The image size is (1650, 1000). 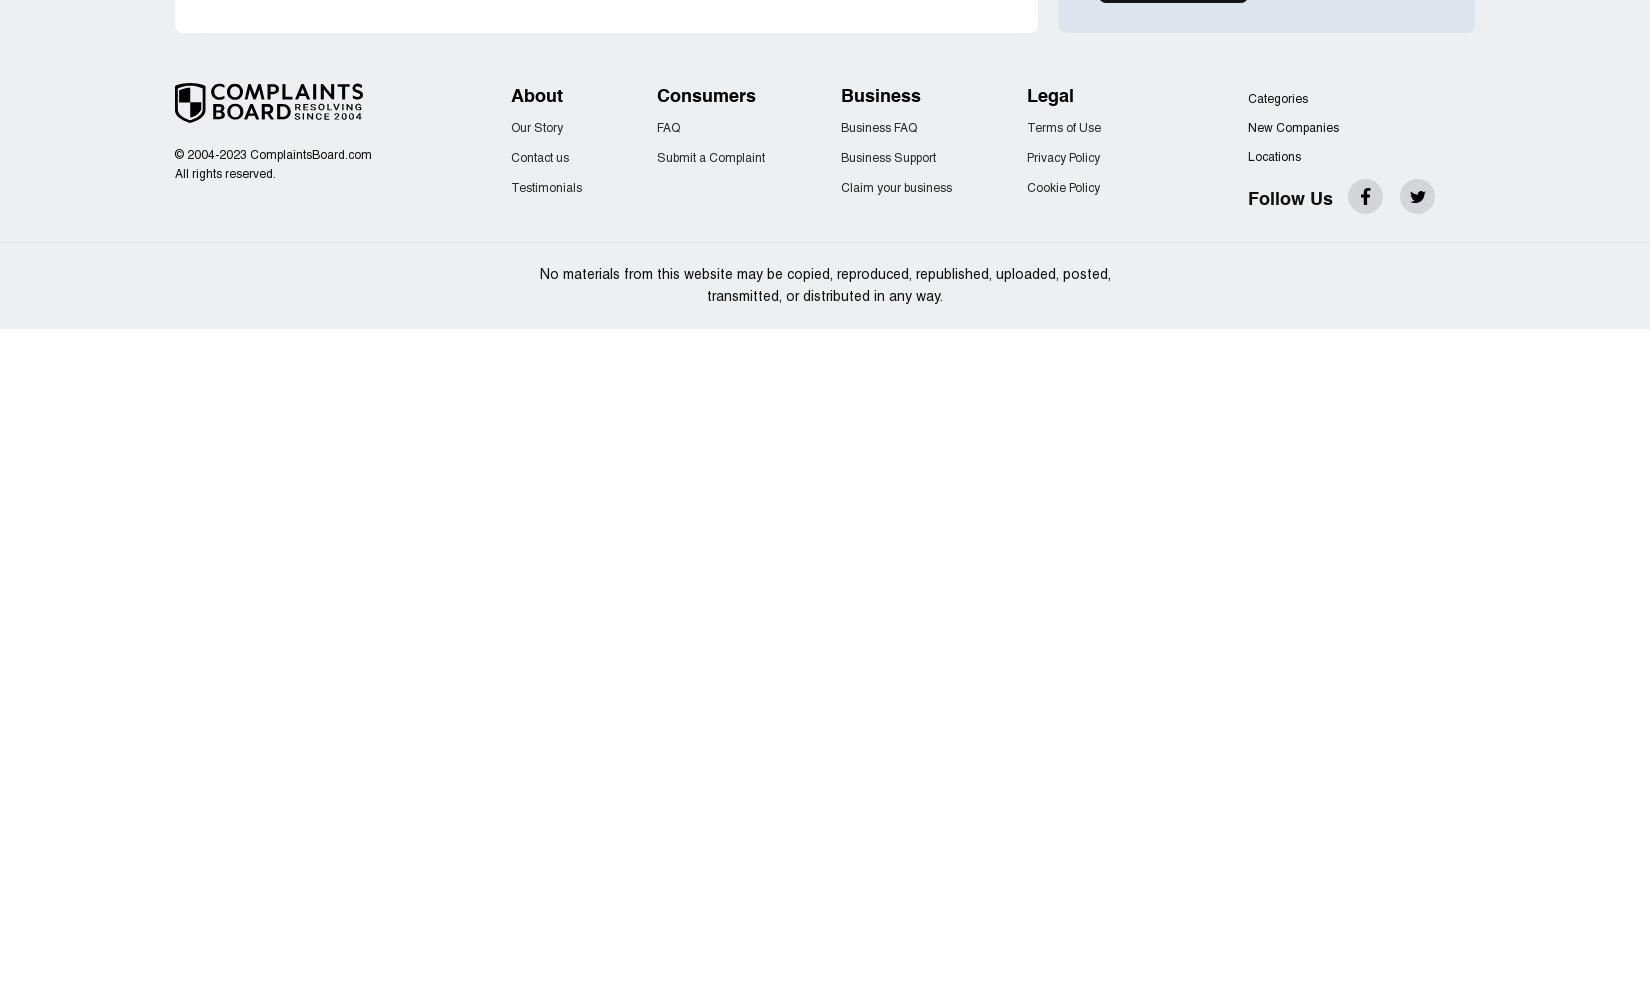 What do you see at coordinates (1273, 157) in the screenshot?
I see `'Locations'` at bounding box center [1273, 157].